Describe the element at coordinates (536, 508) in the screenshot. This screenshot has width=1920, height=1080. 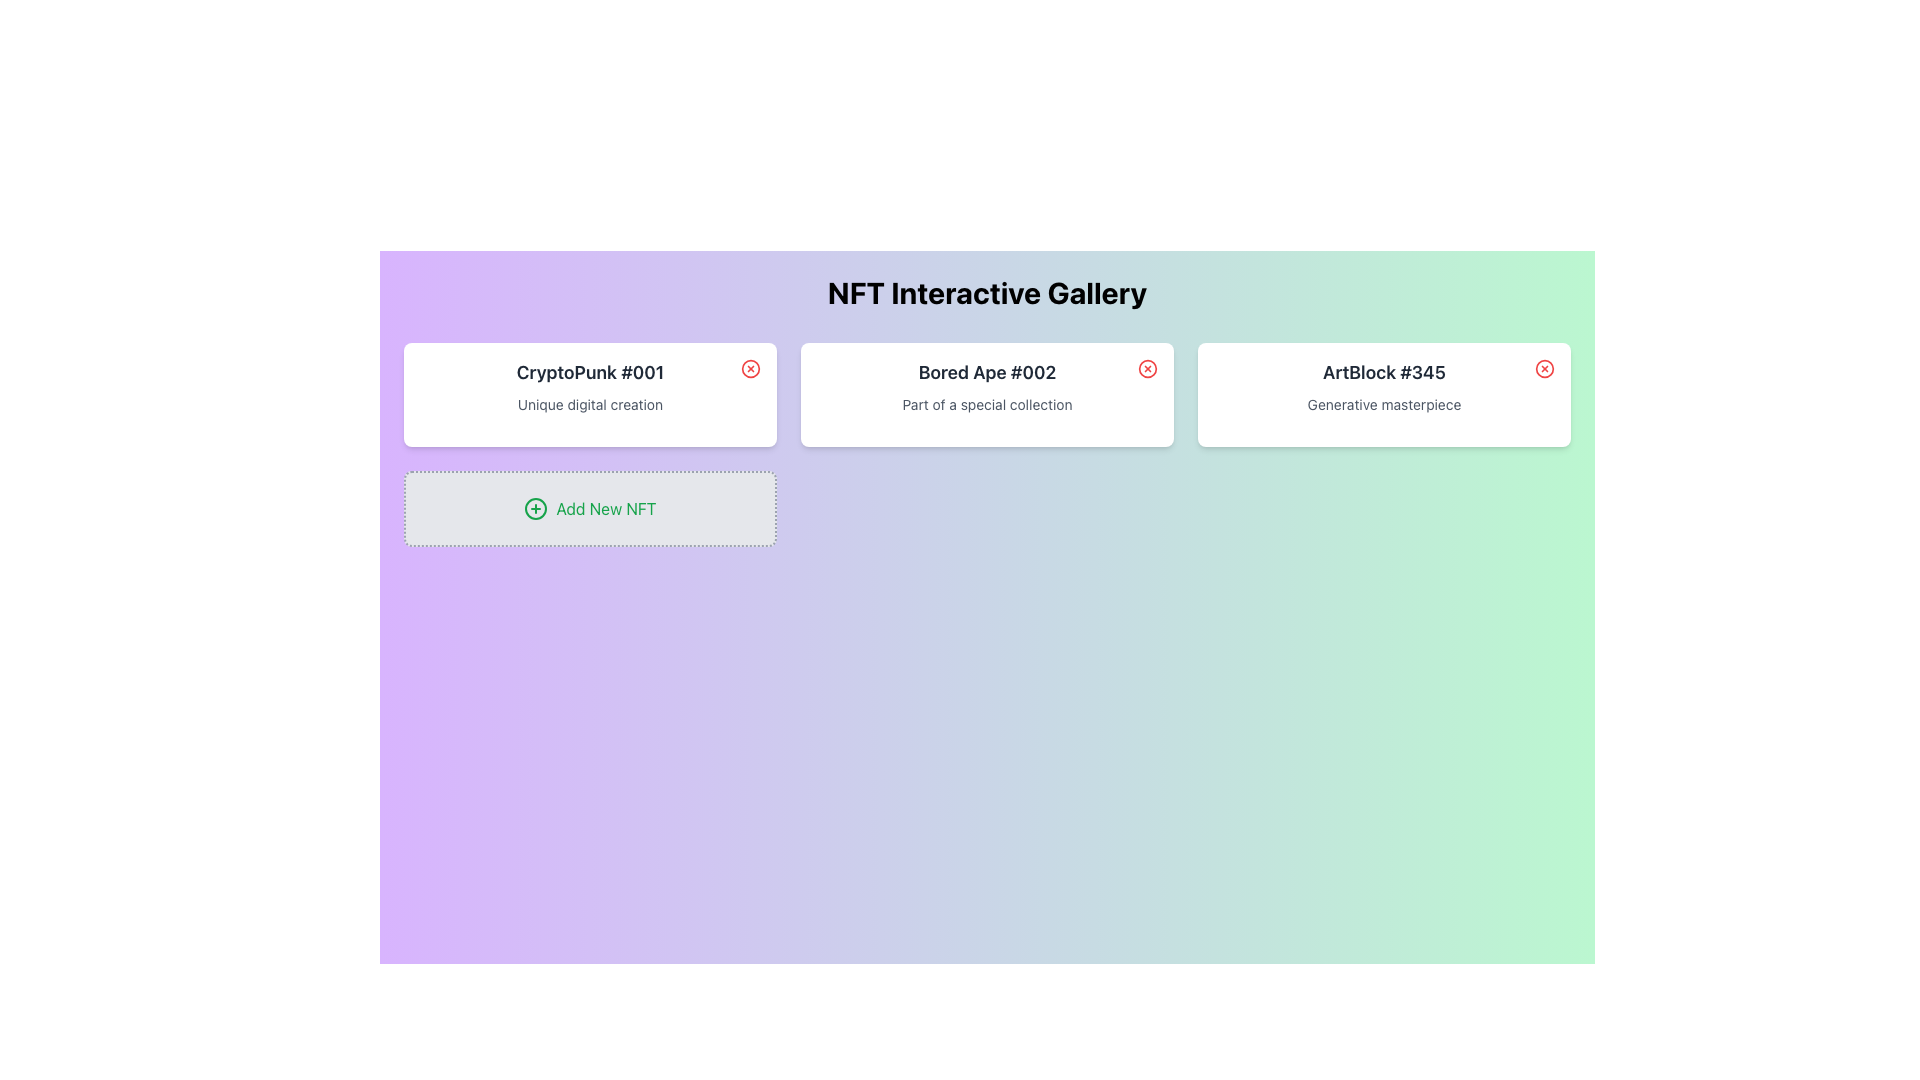
I see `the addition icon within the 'Add New NFT' button, which is located in the second row of the interface beneath the NFT cards` at that location.